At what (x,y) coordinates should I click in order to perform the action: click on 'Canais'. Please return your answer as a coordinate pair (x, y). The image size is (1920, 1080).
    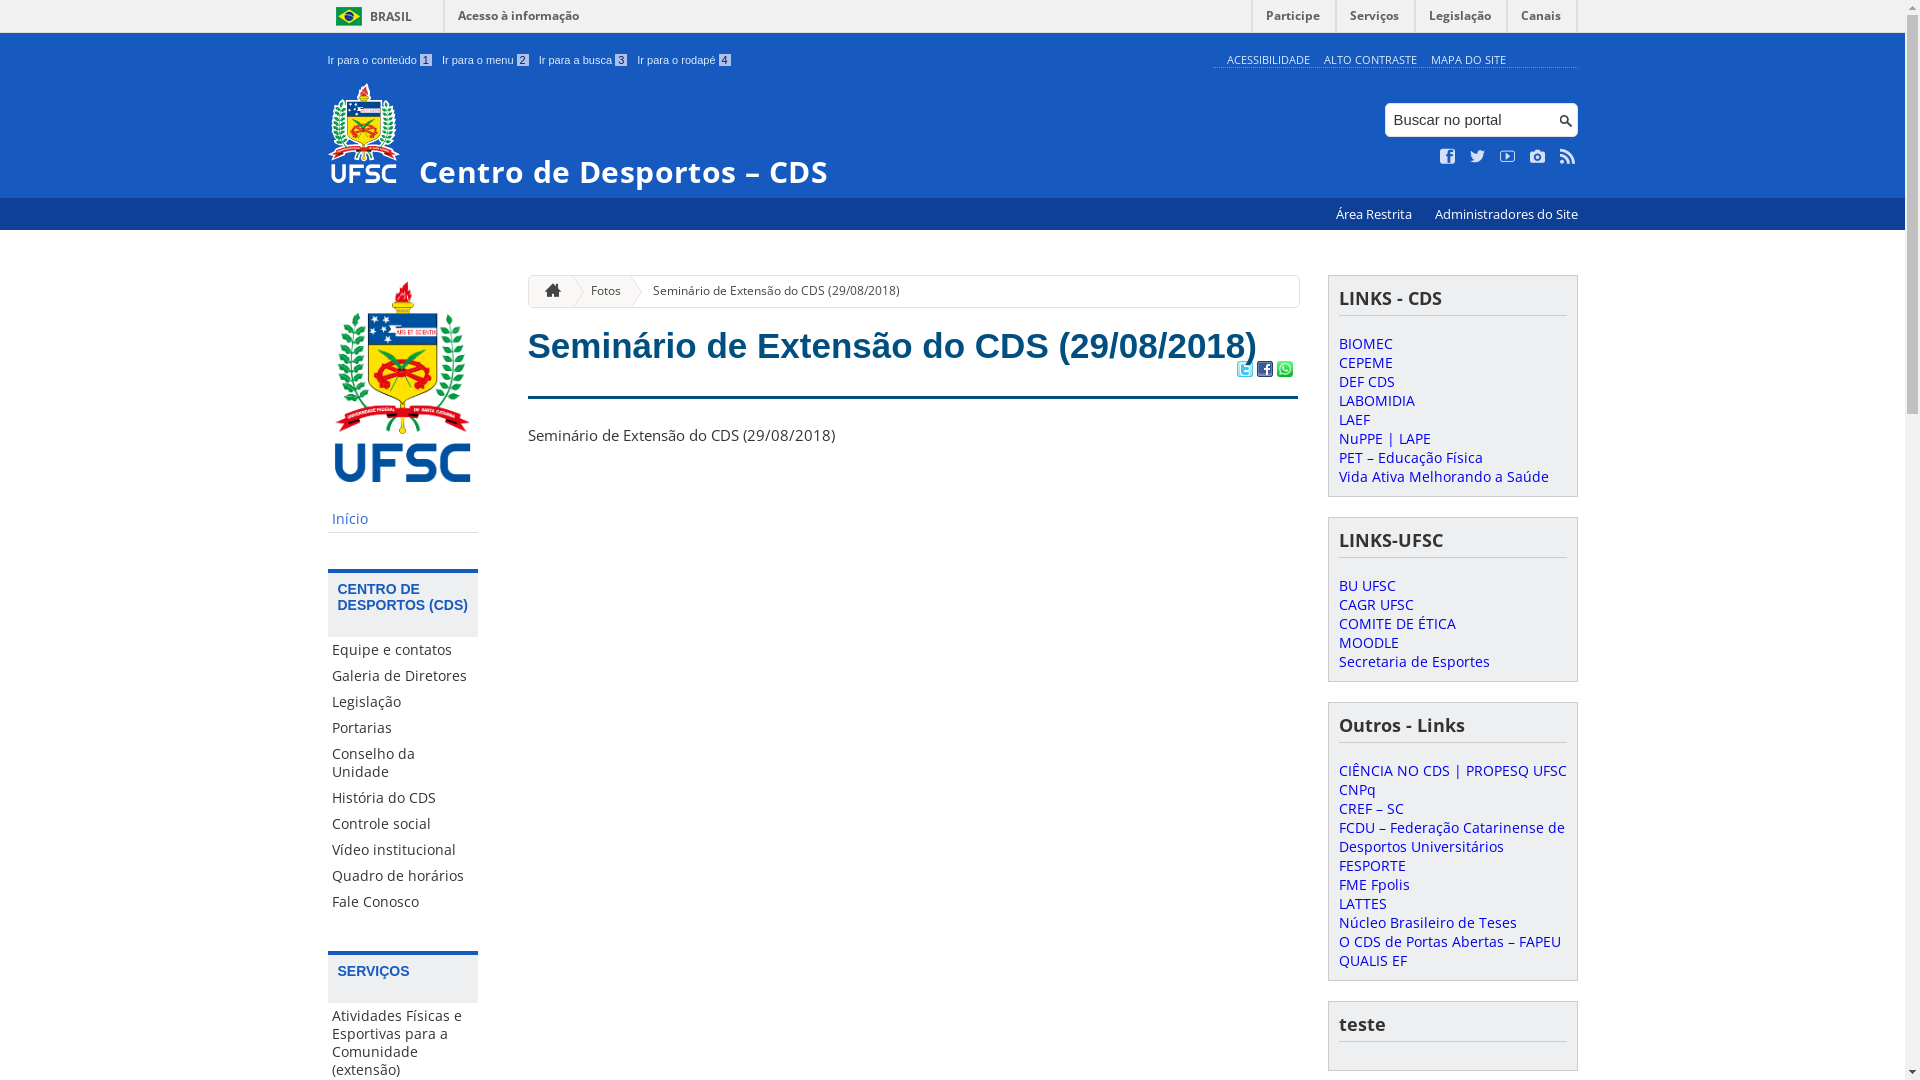
    Looking at the image, I should click on (1540, 20).